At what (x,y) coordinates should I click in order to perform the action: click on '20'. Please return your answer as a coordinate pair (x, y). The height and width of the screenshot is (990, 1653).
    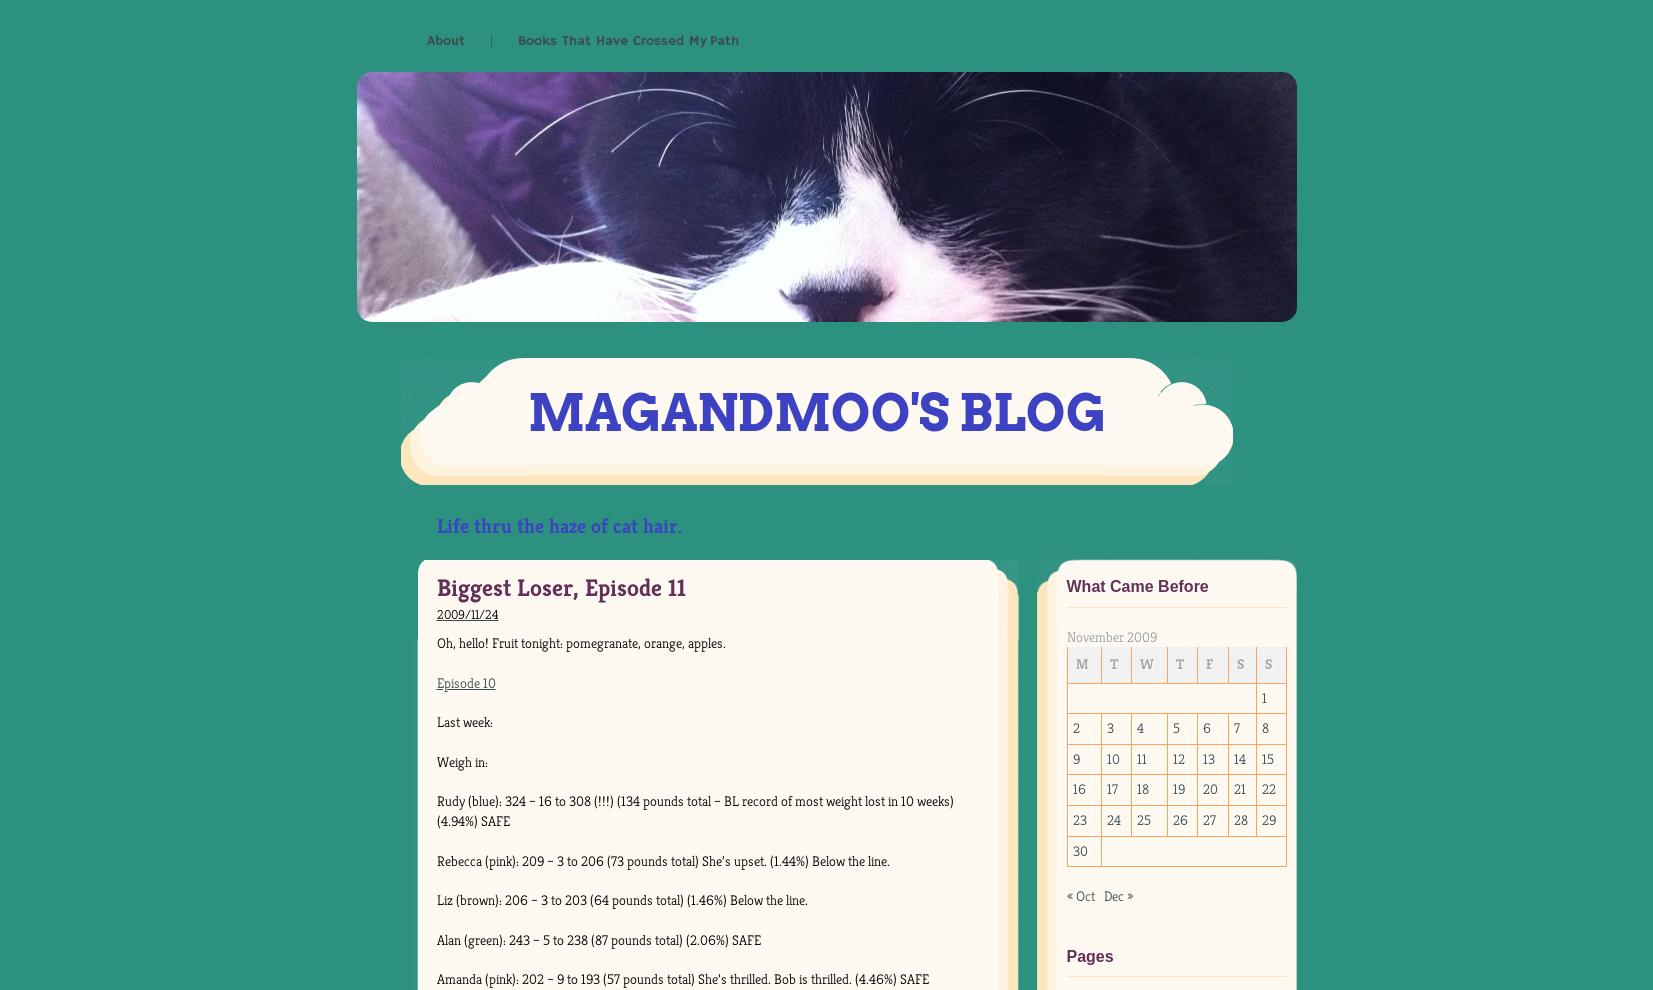
    Looking at the image, I should click on (1210, 789).